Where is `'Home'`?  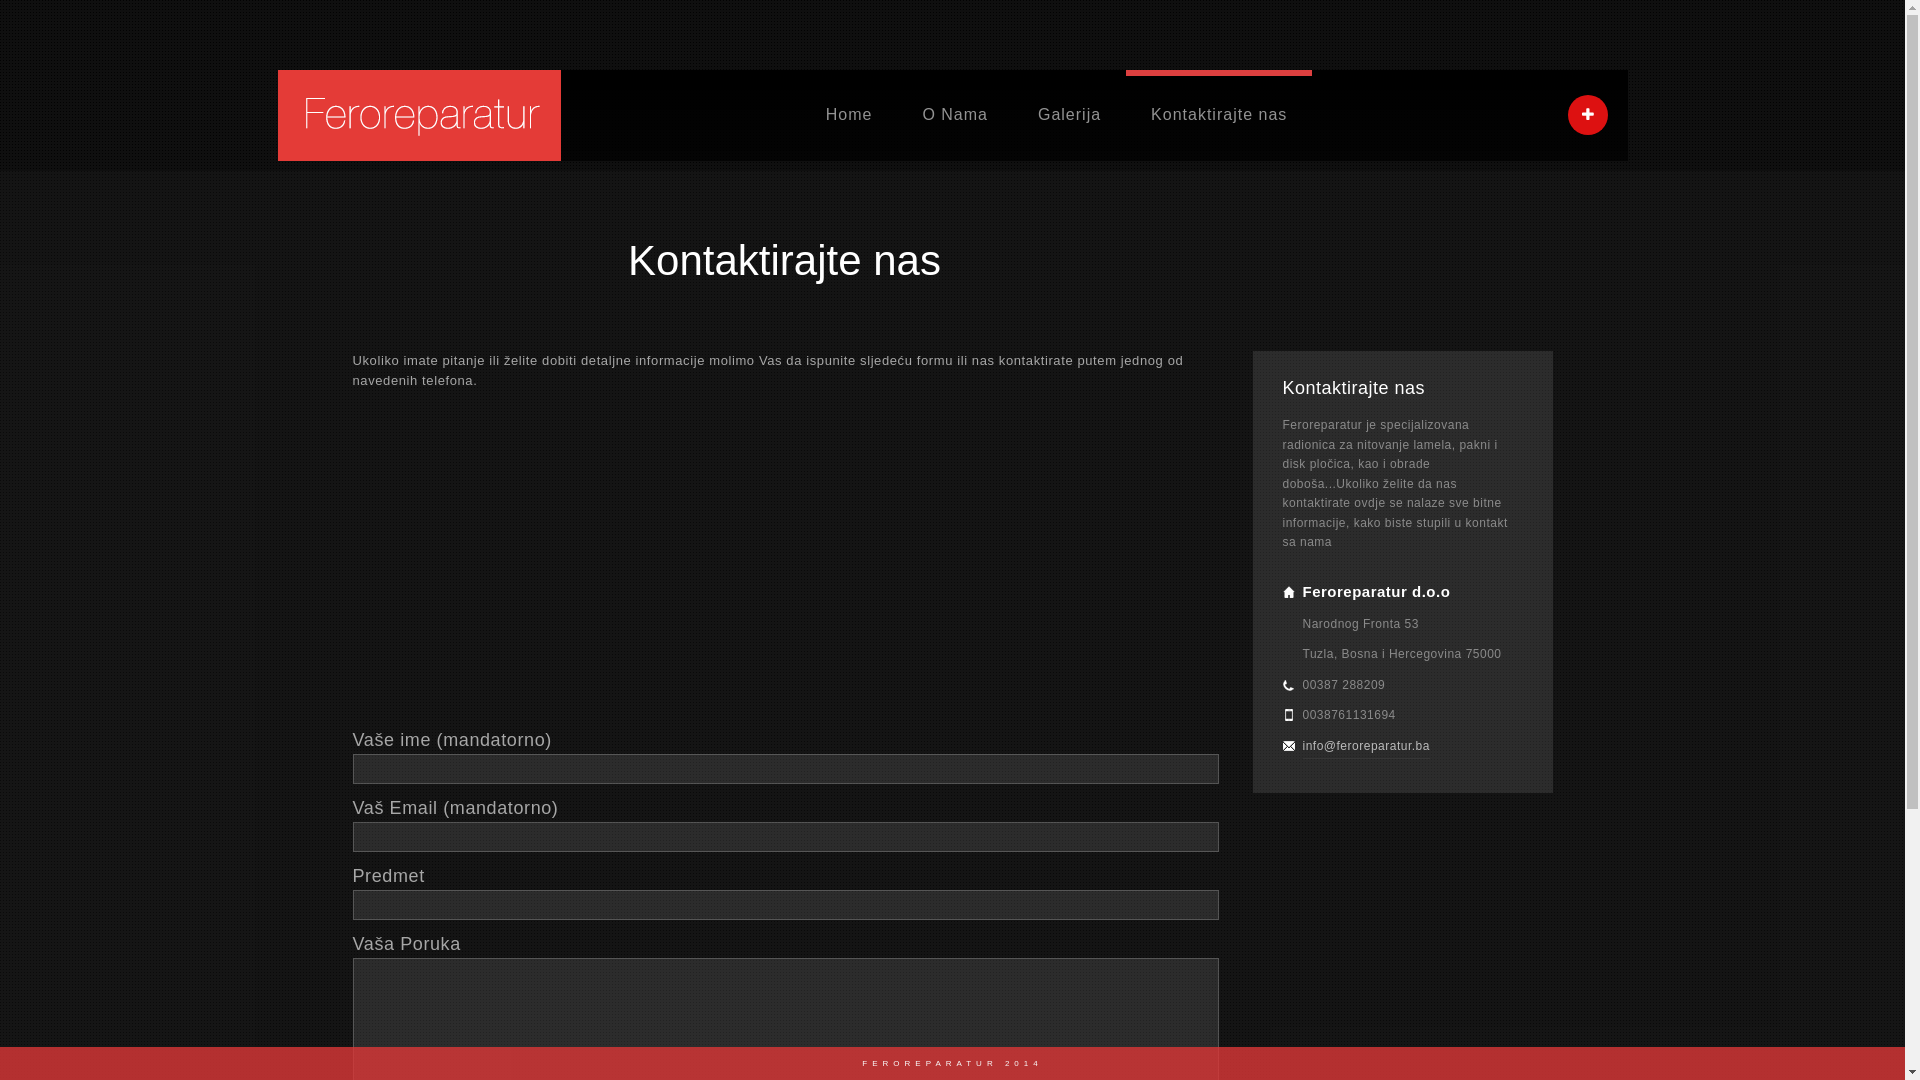
'Home' is located at coordinates (849, 115).